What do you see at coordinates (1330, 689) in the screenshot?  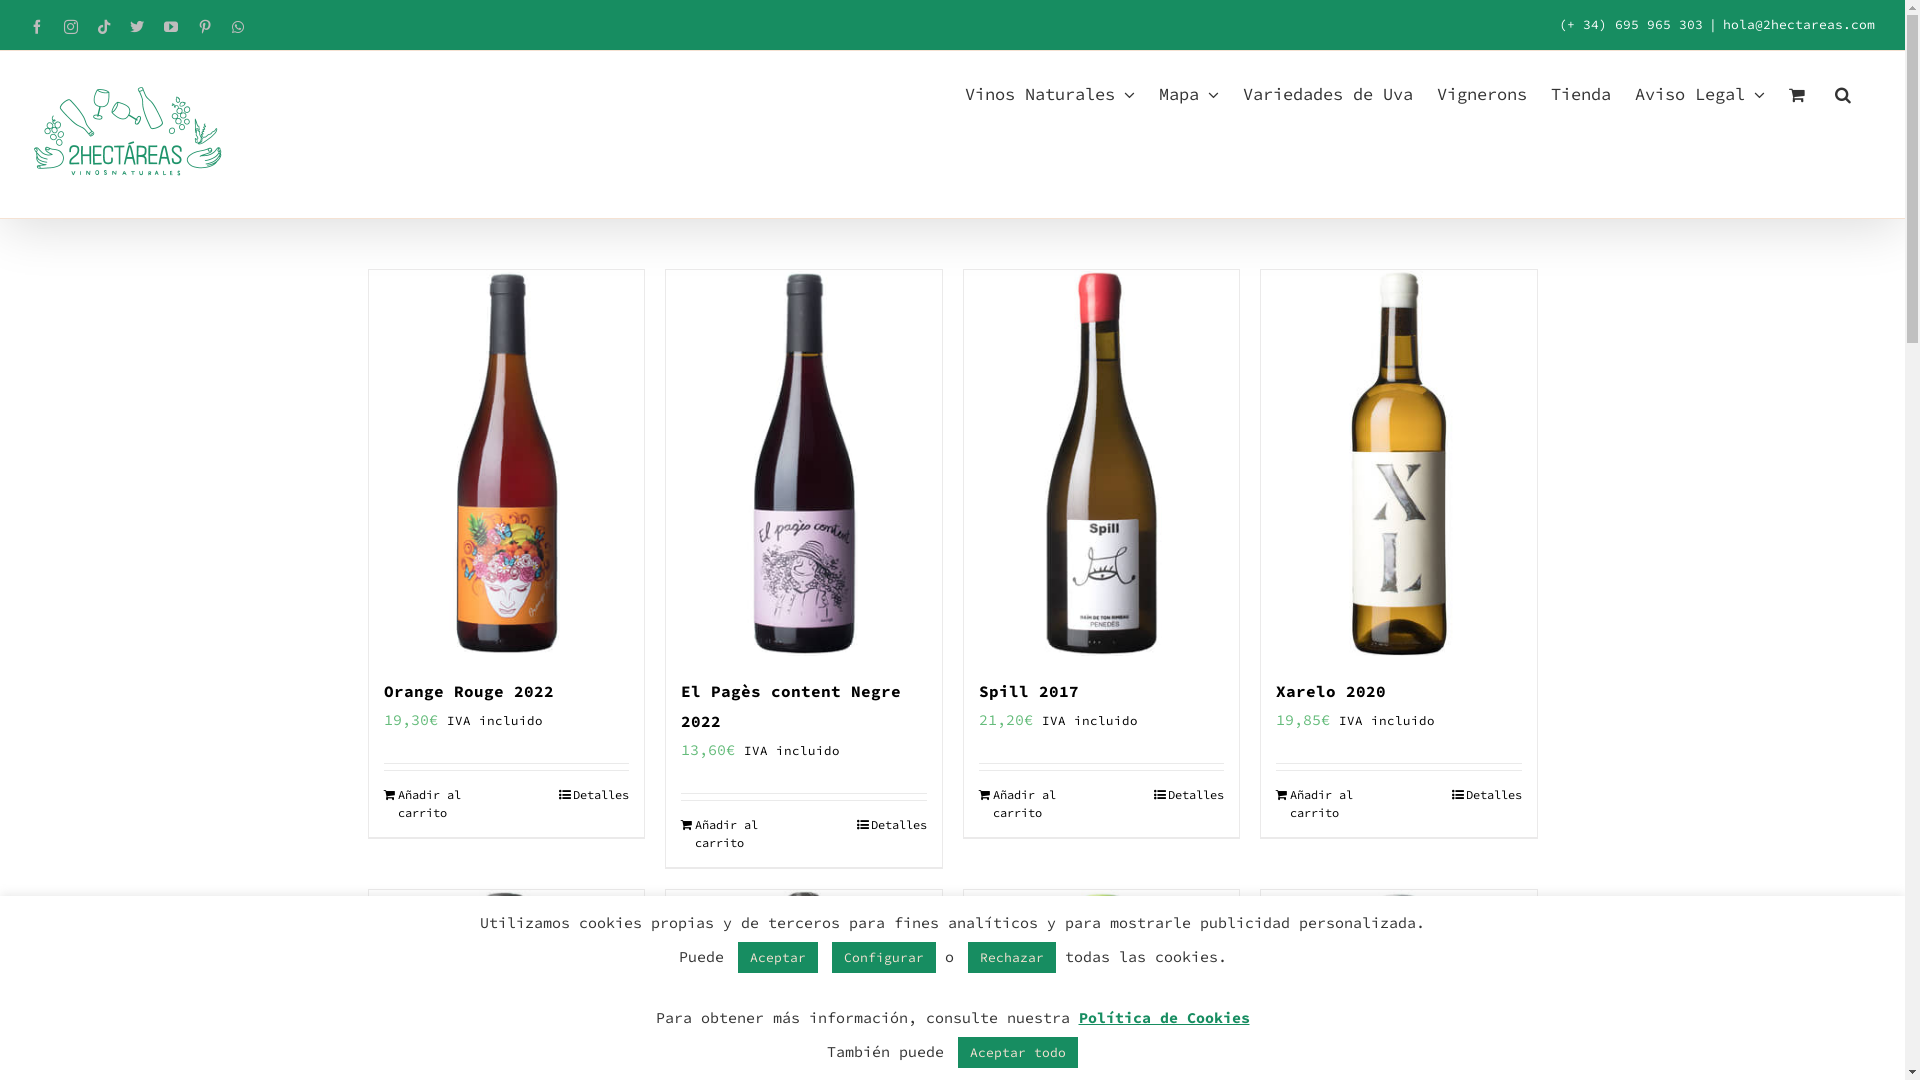 I see `'Xarelo 2020'` at bounding box center [1330, 689].